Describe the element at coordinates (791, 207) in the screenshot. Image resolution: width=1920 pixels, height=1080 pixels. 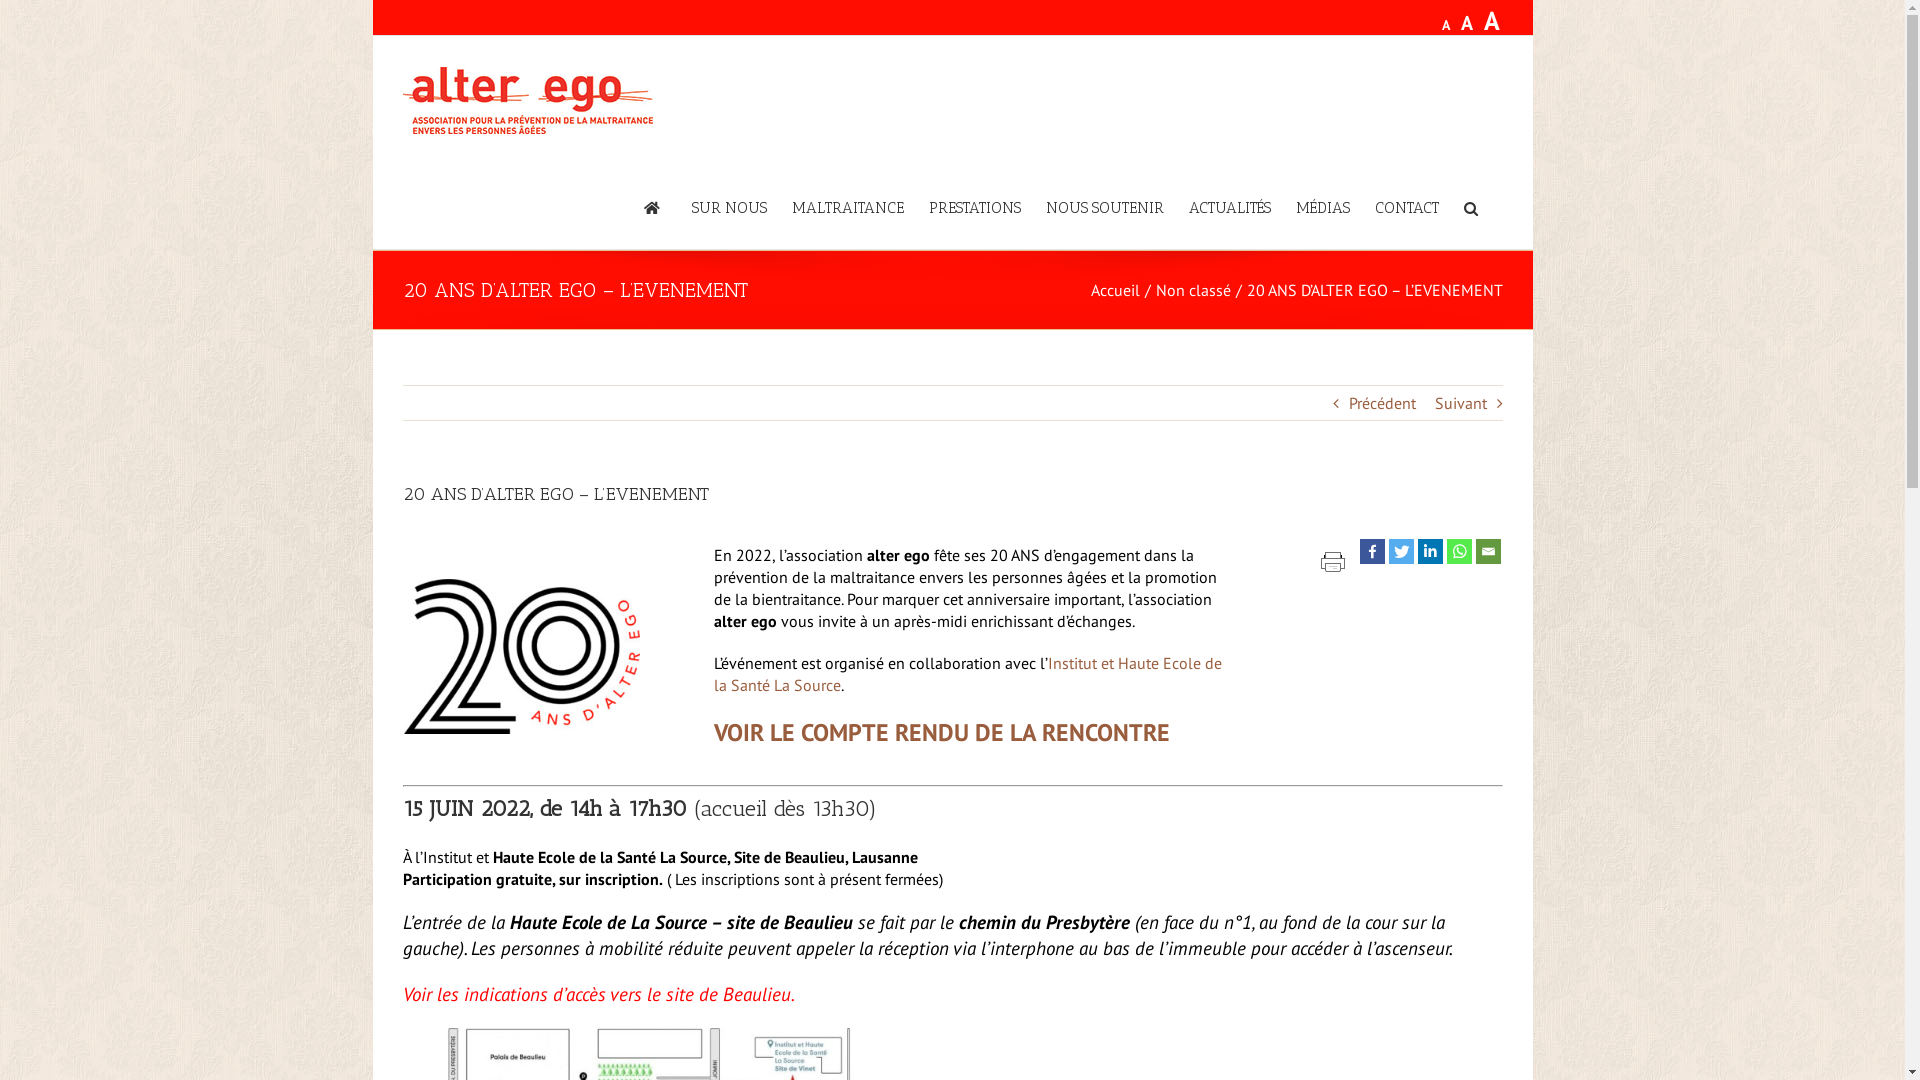
I see `'MALTRAITANCE'` at that location.